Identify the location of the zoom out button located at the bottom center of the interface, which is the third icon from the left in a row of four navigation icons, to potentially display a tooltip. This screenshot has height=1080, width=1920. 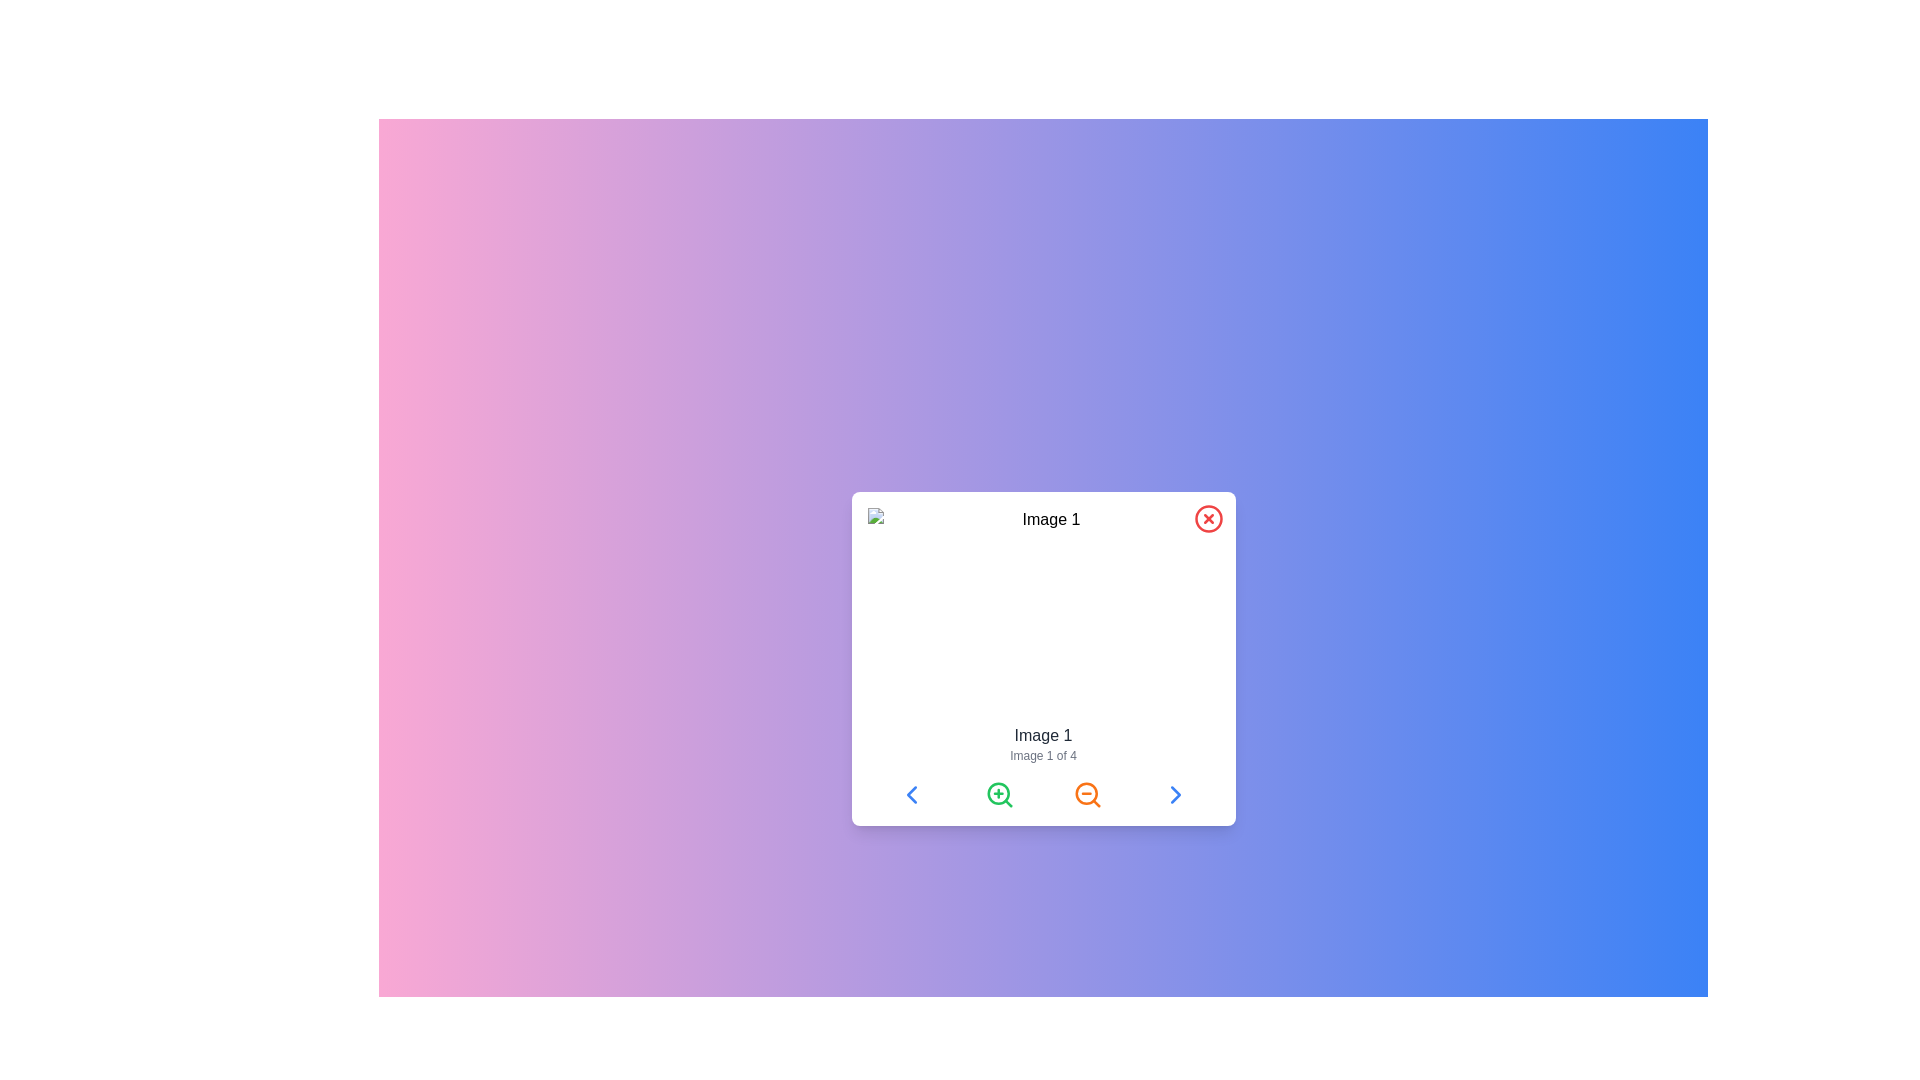
(1086, 793).